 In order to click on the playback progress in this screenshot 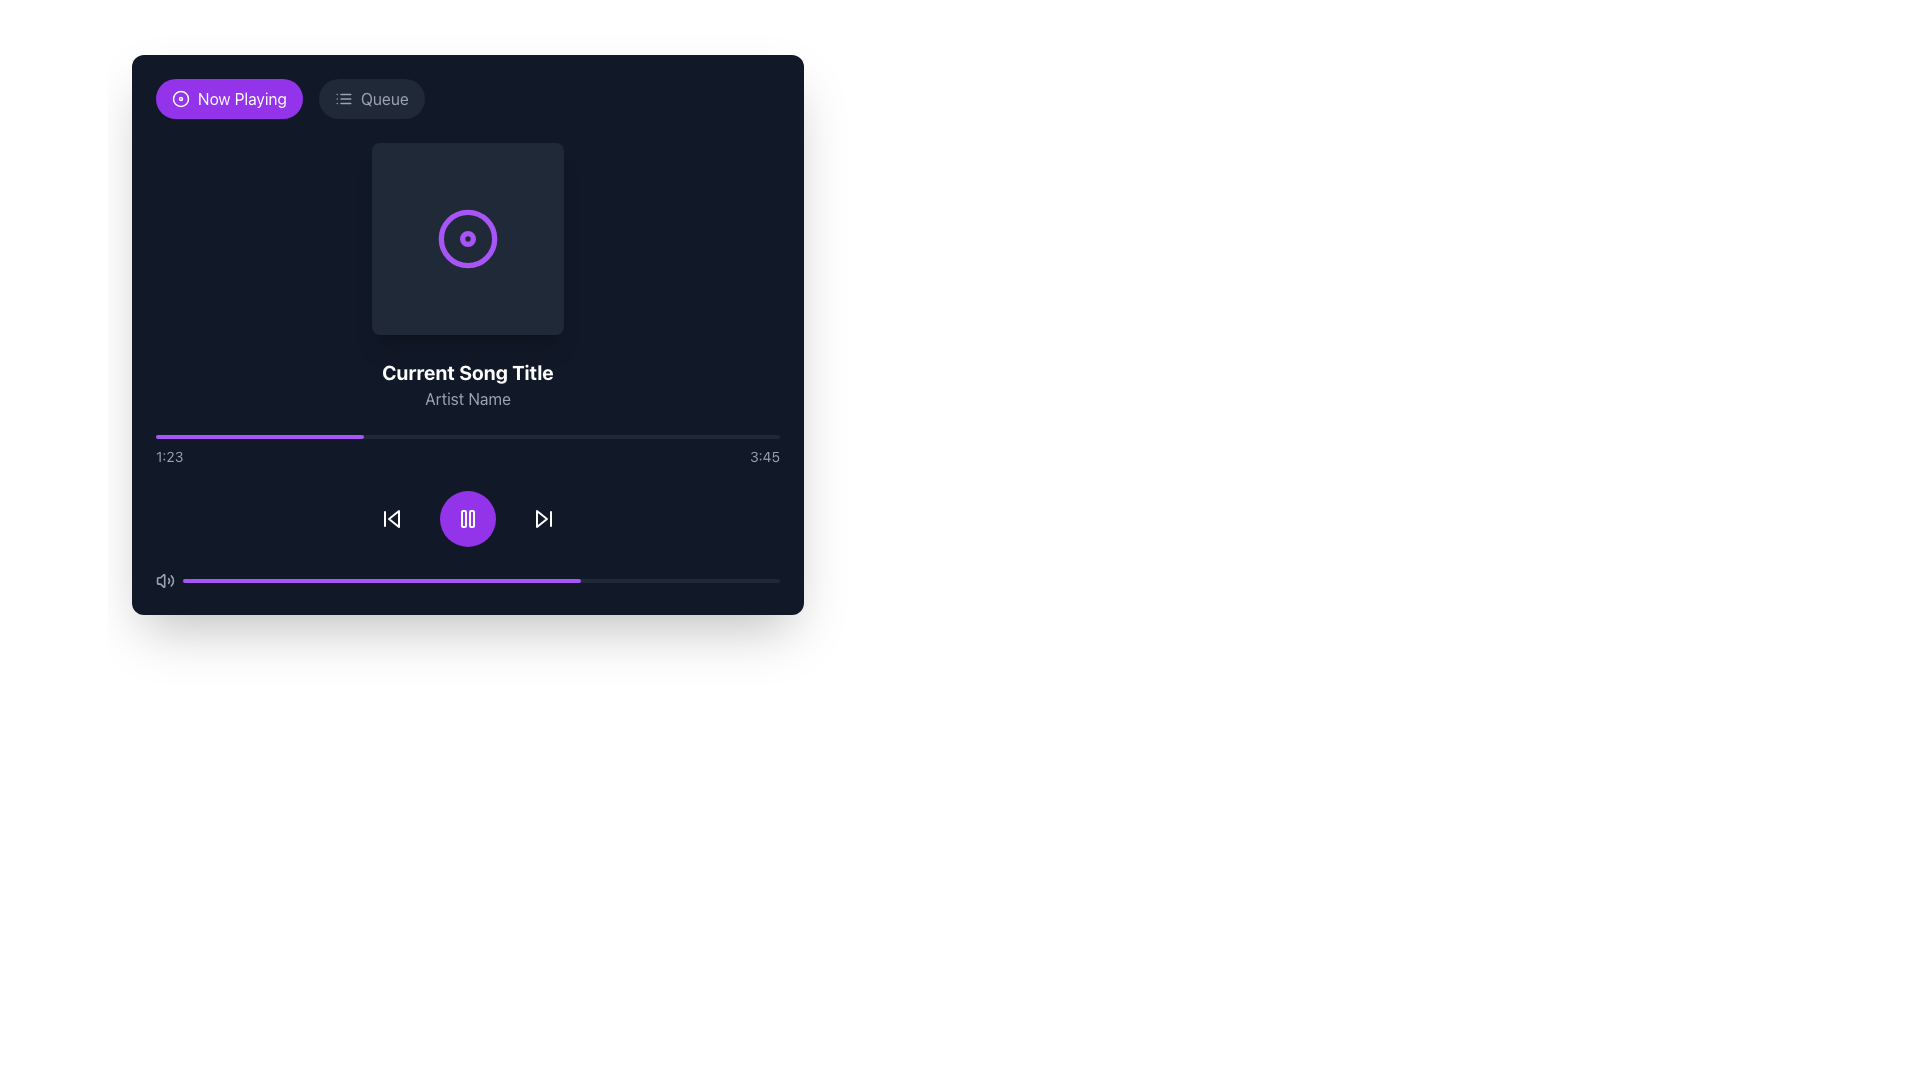, I will do `click(722, 435)`.